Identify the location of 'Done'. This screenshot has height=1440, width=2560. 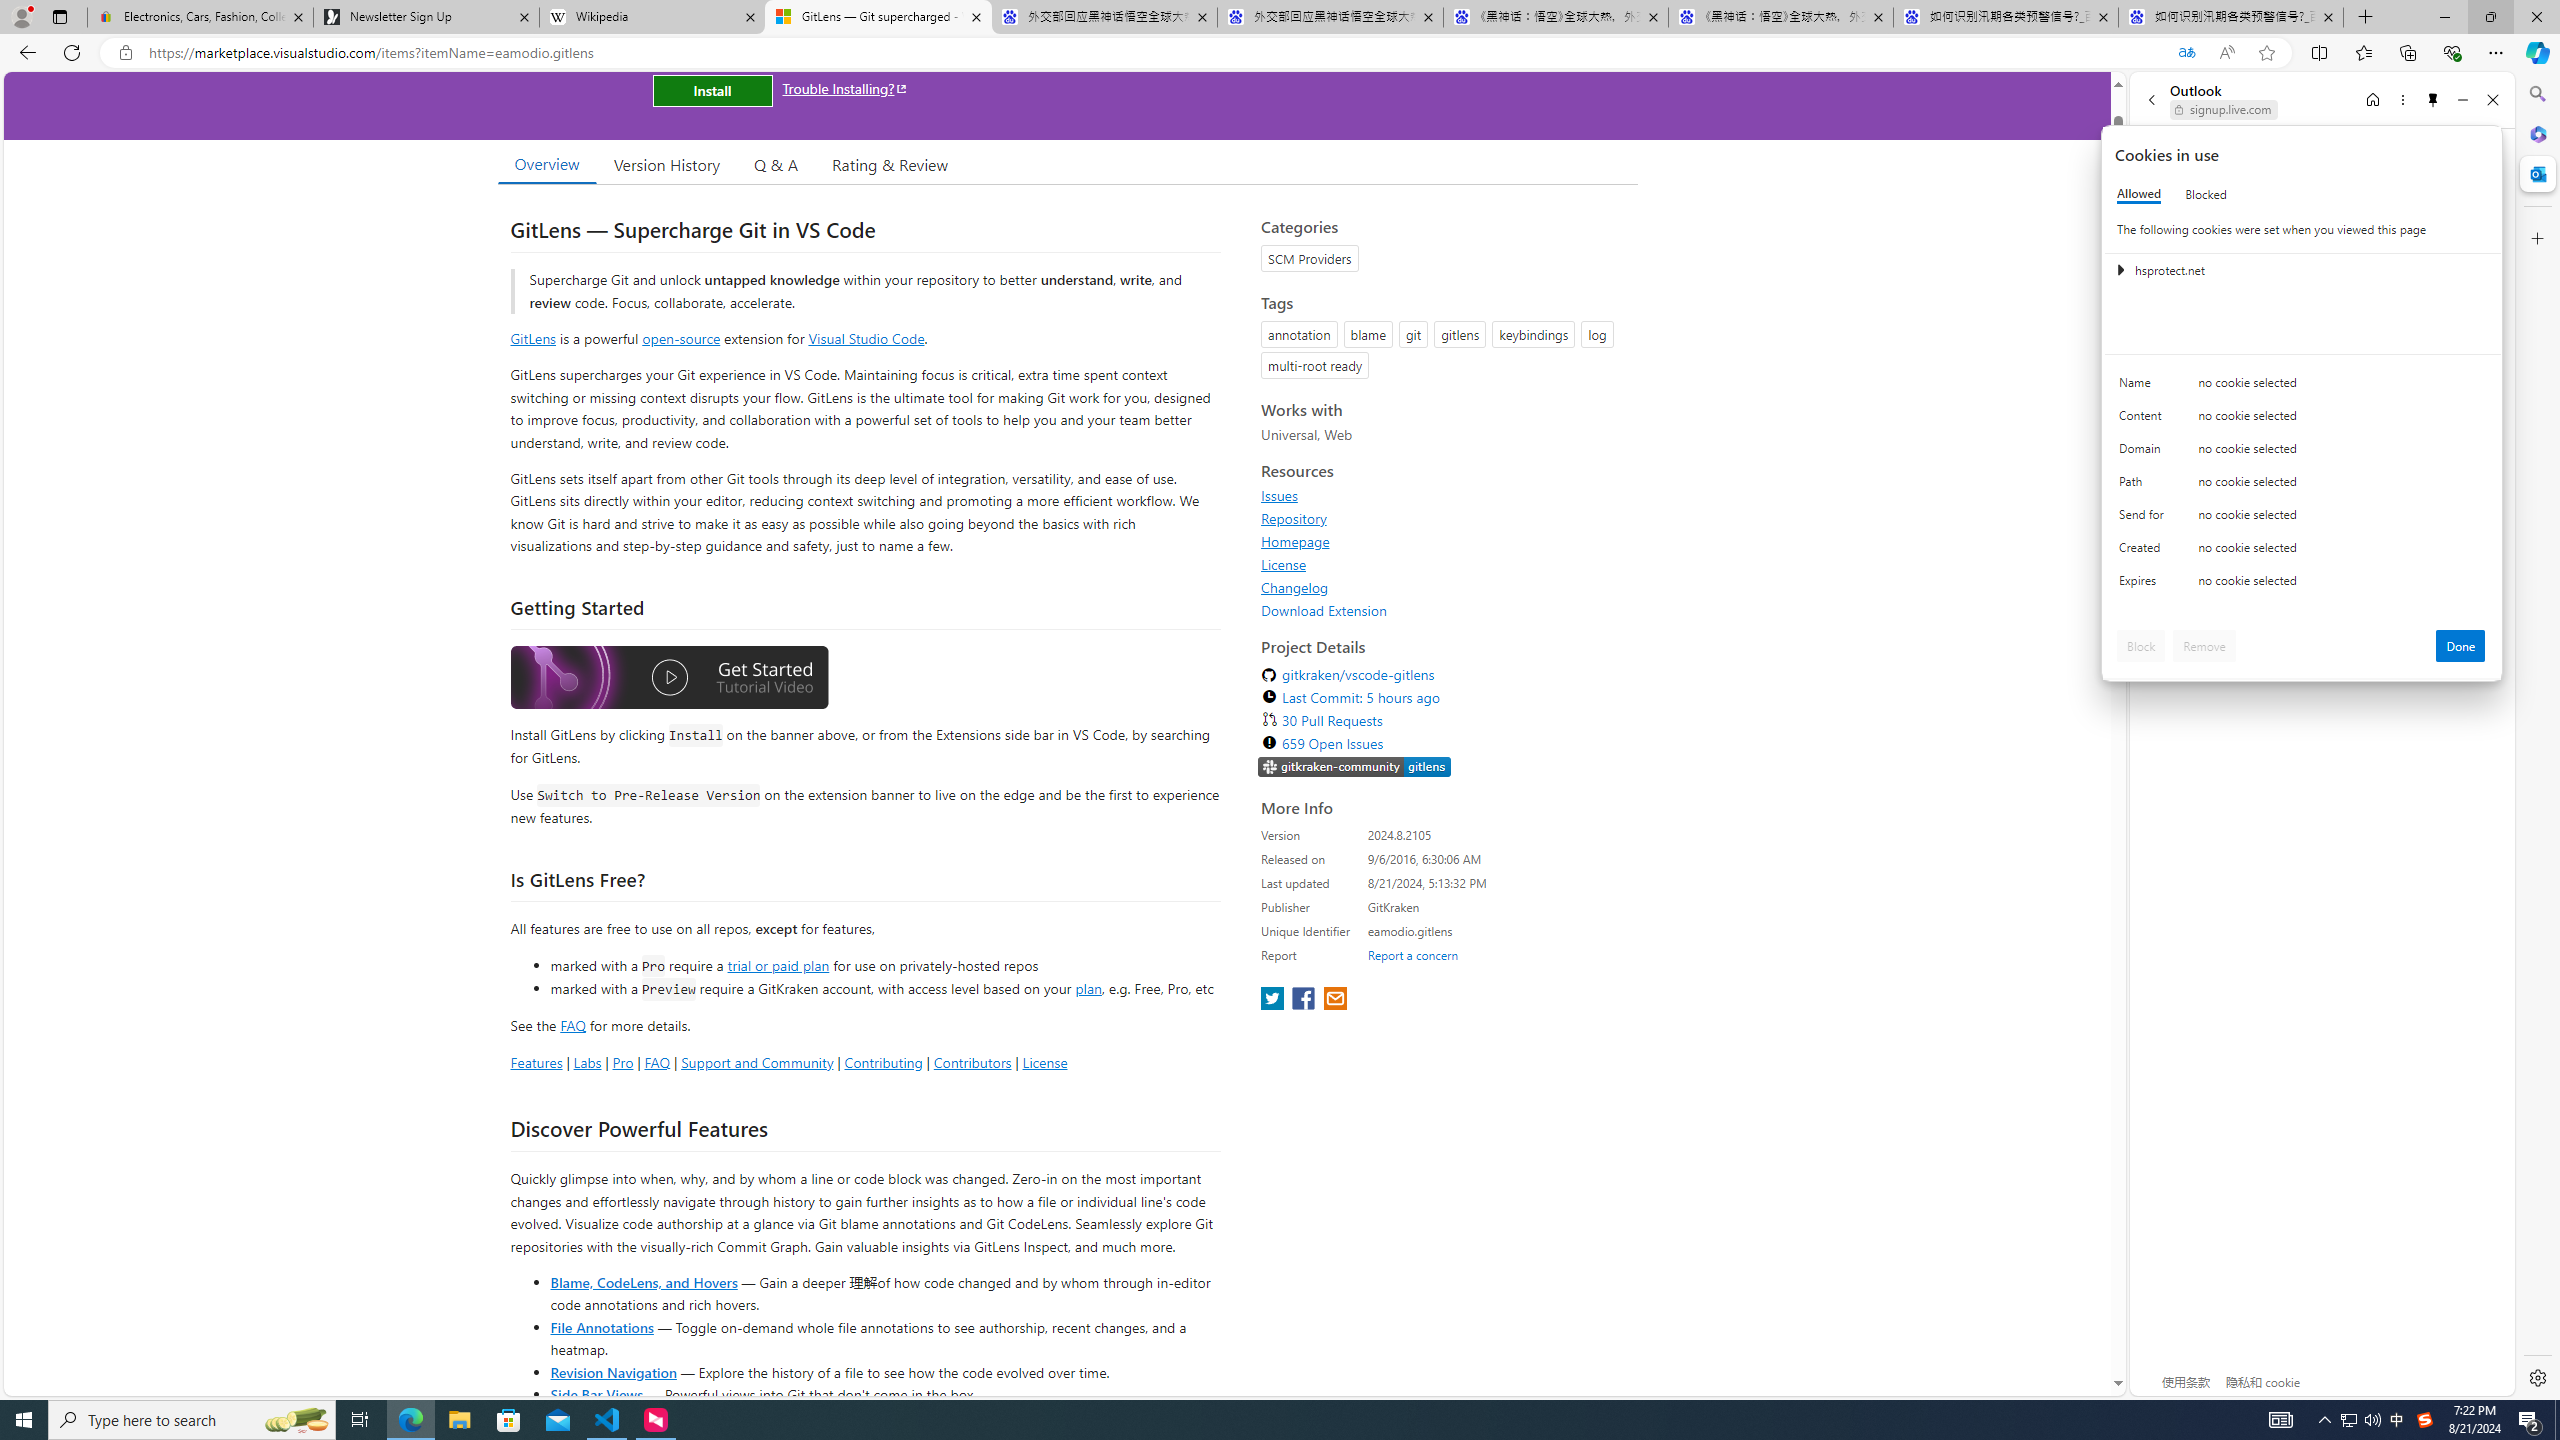
(2461, 646).